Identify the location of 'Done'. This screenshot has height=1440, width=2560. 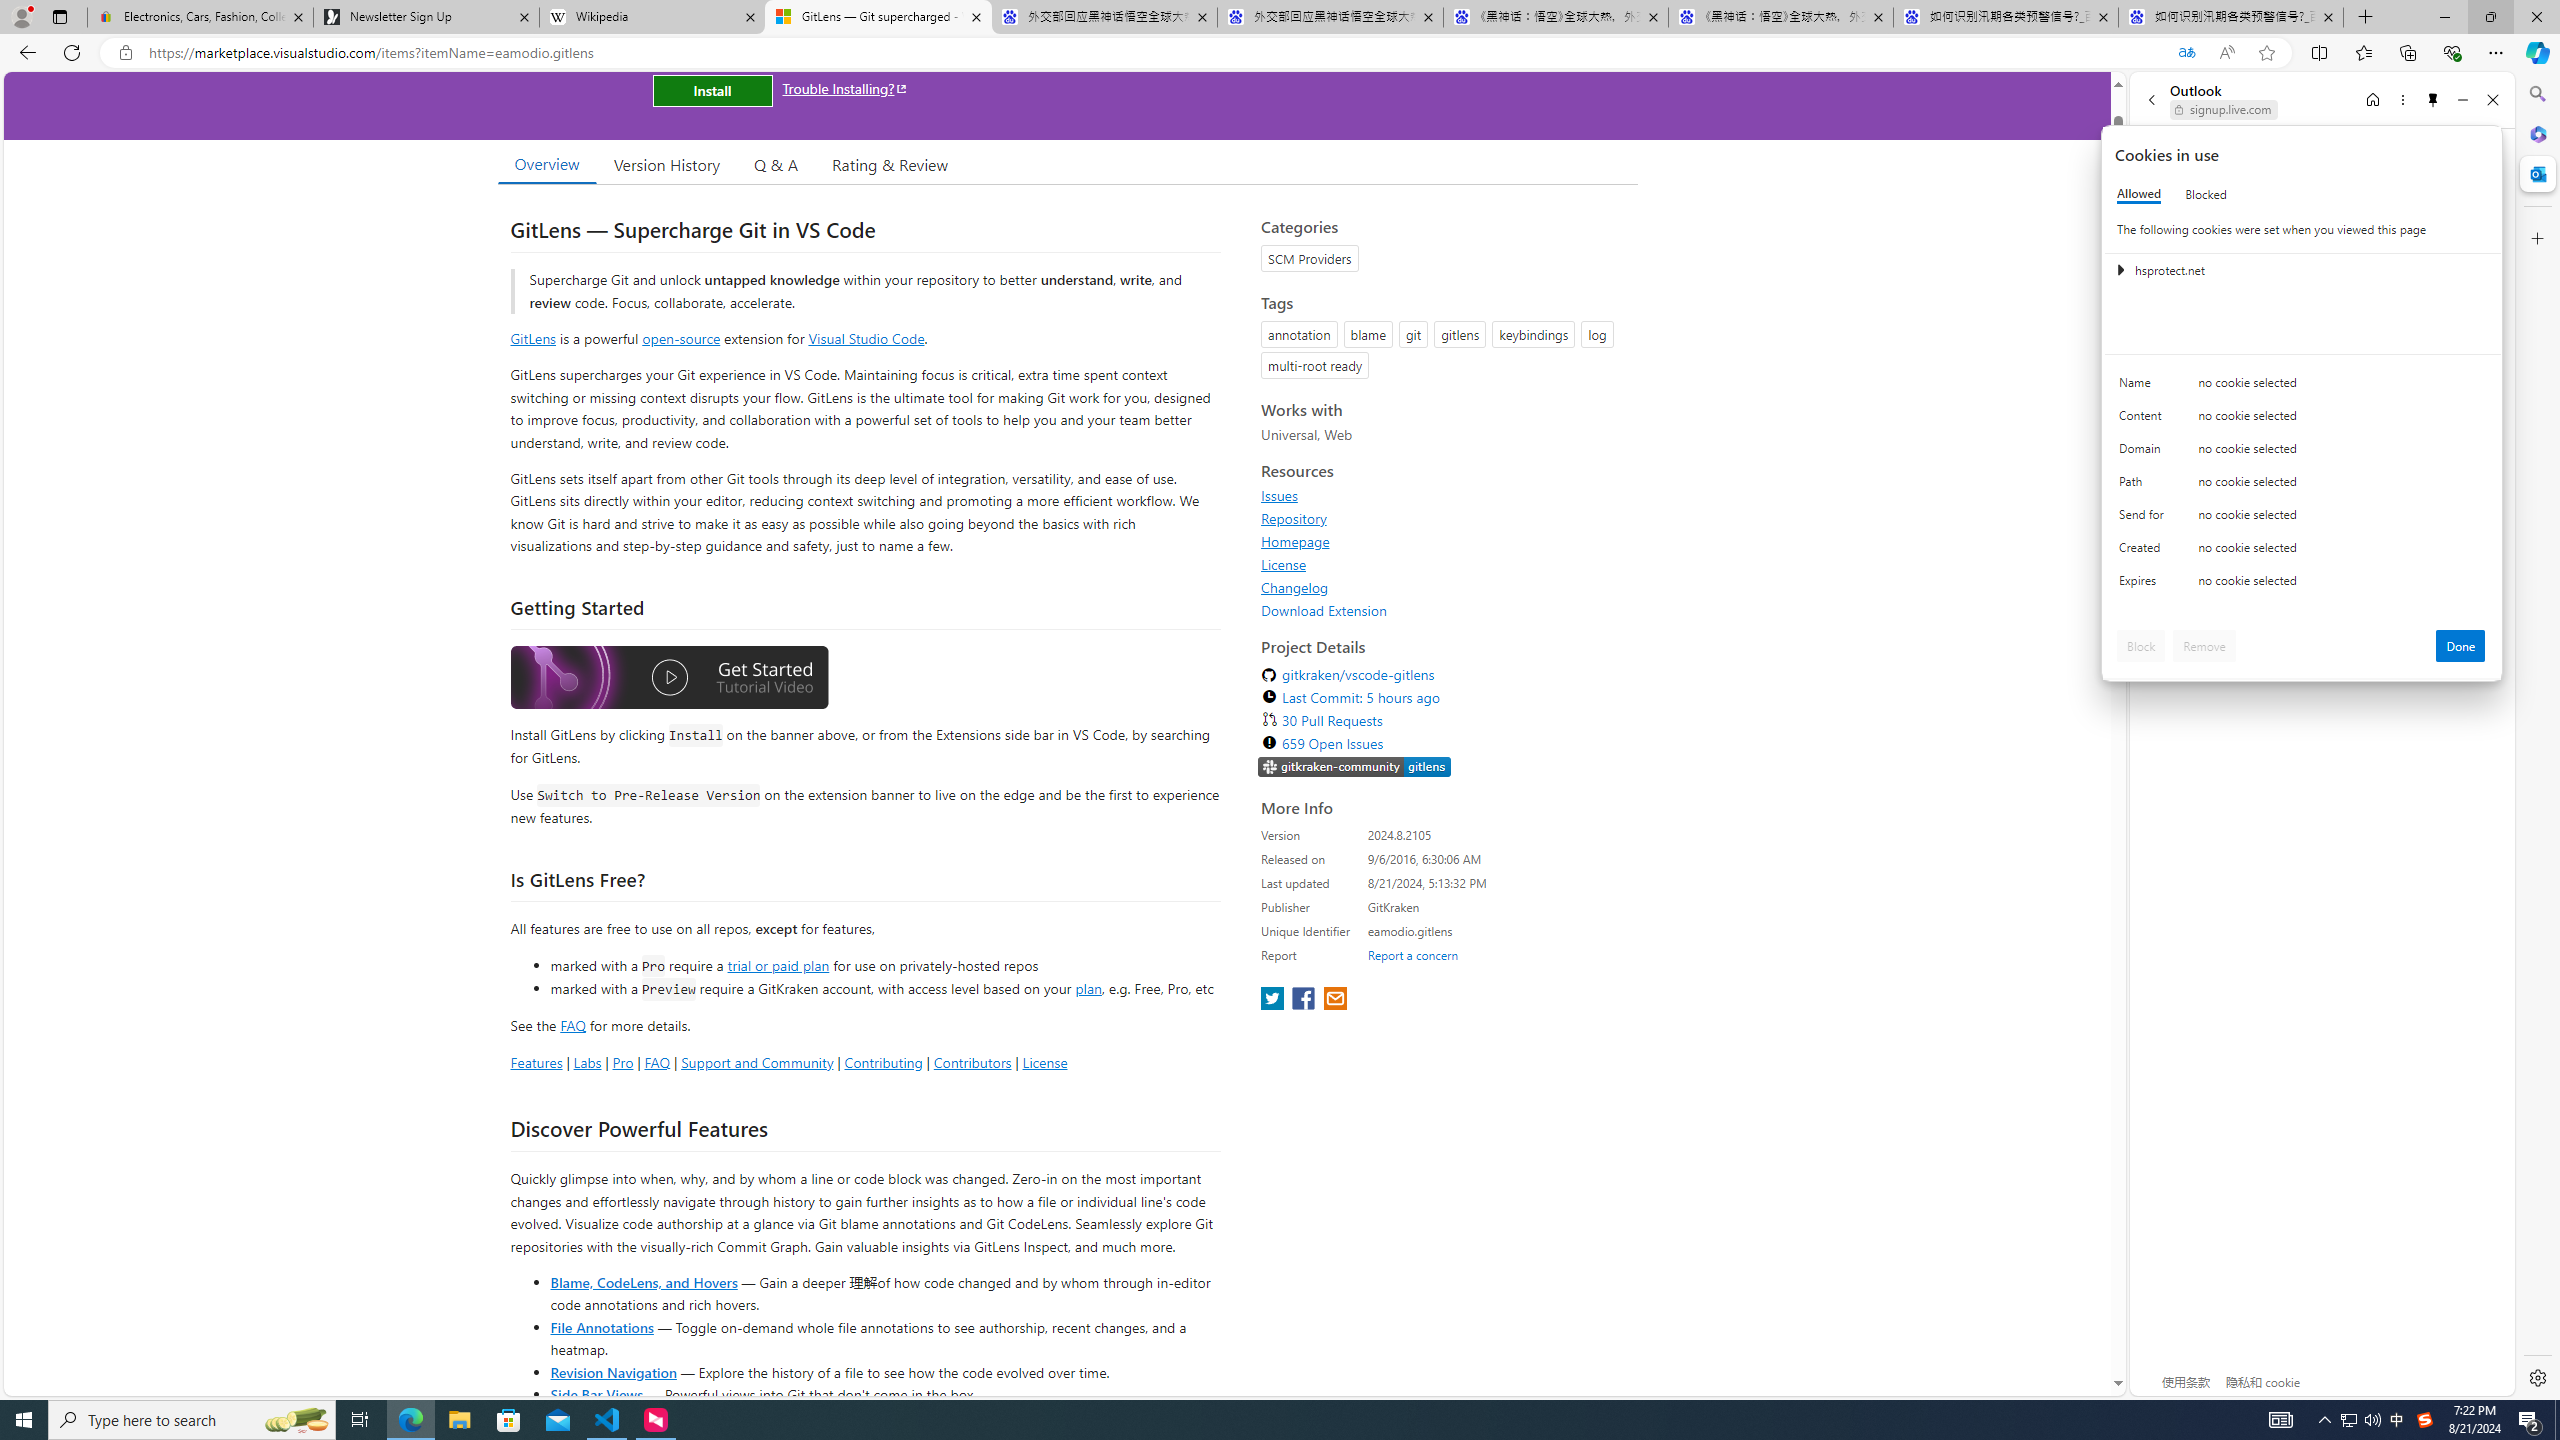
(2461, 646).